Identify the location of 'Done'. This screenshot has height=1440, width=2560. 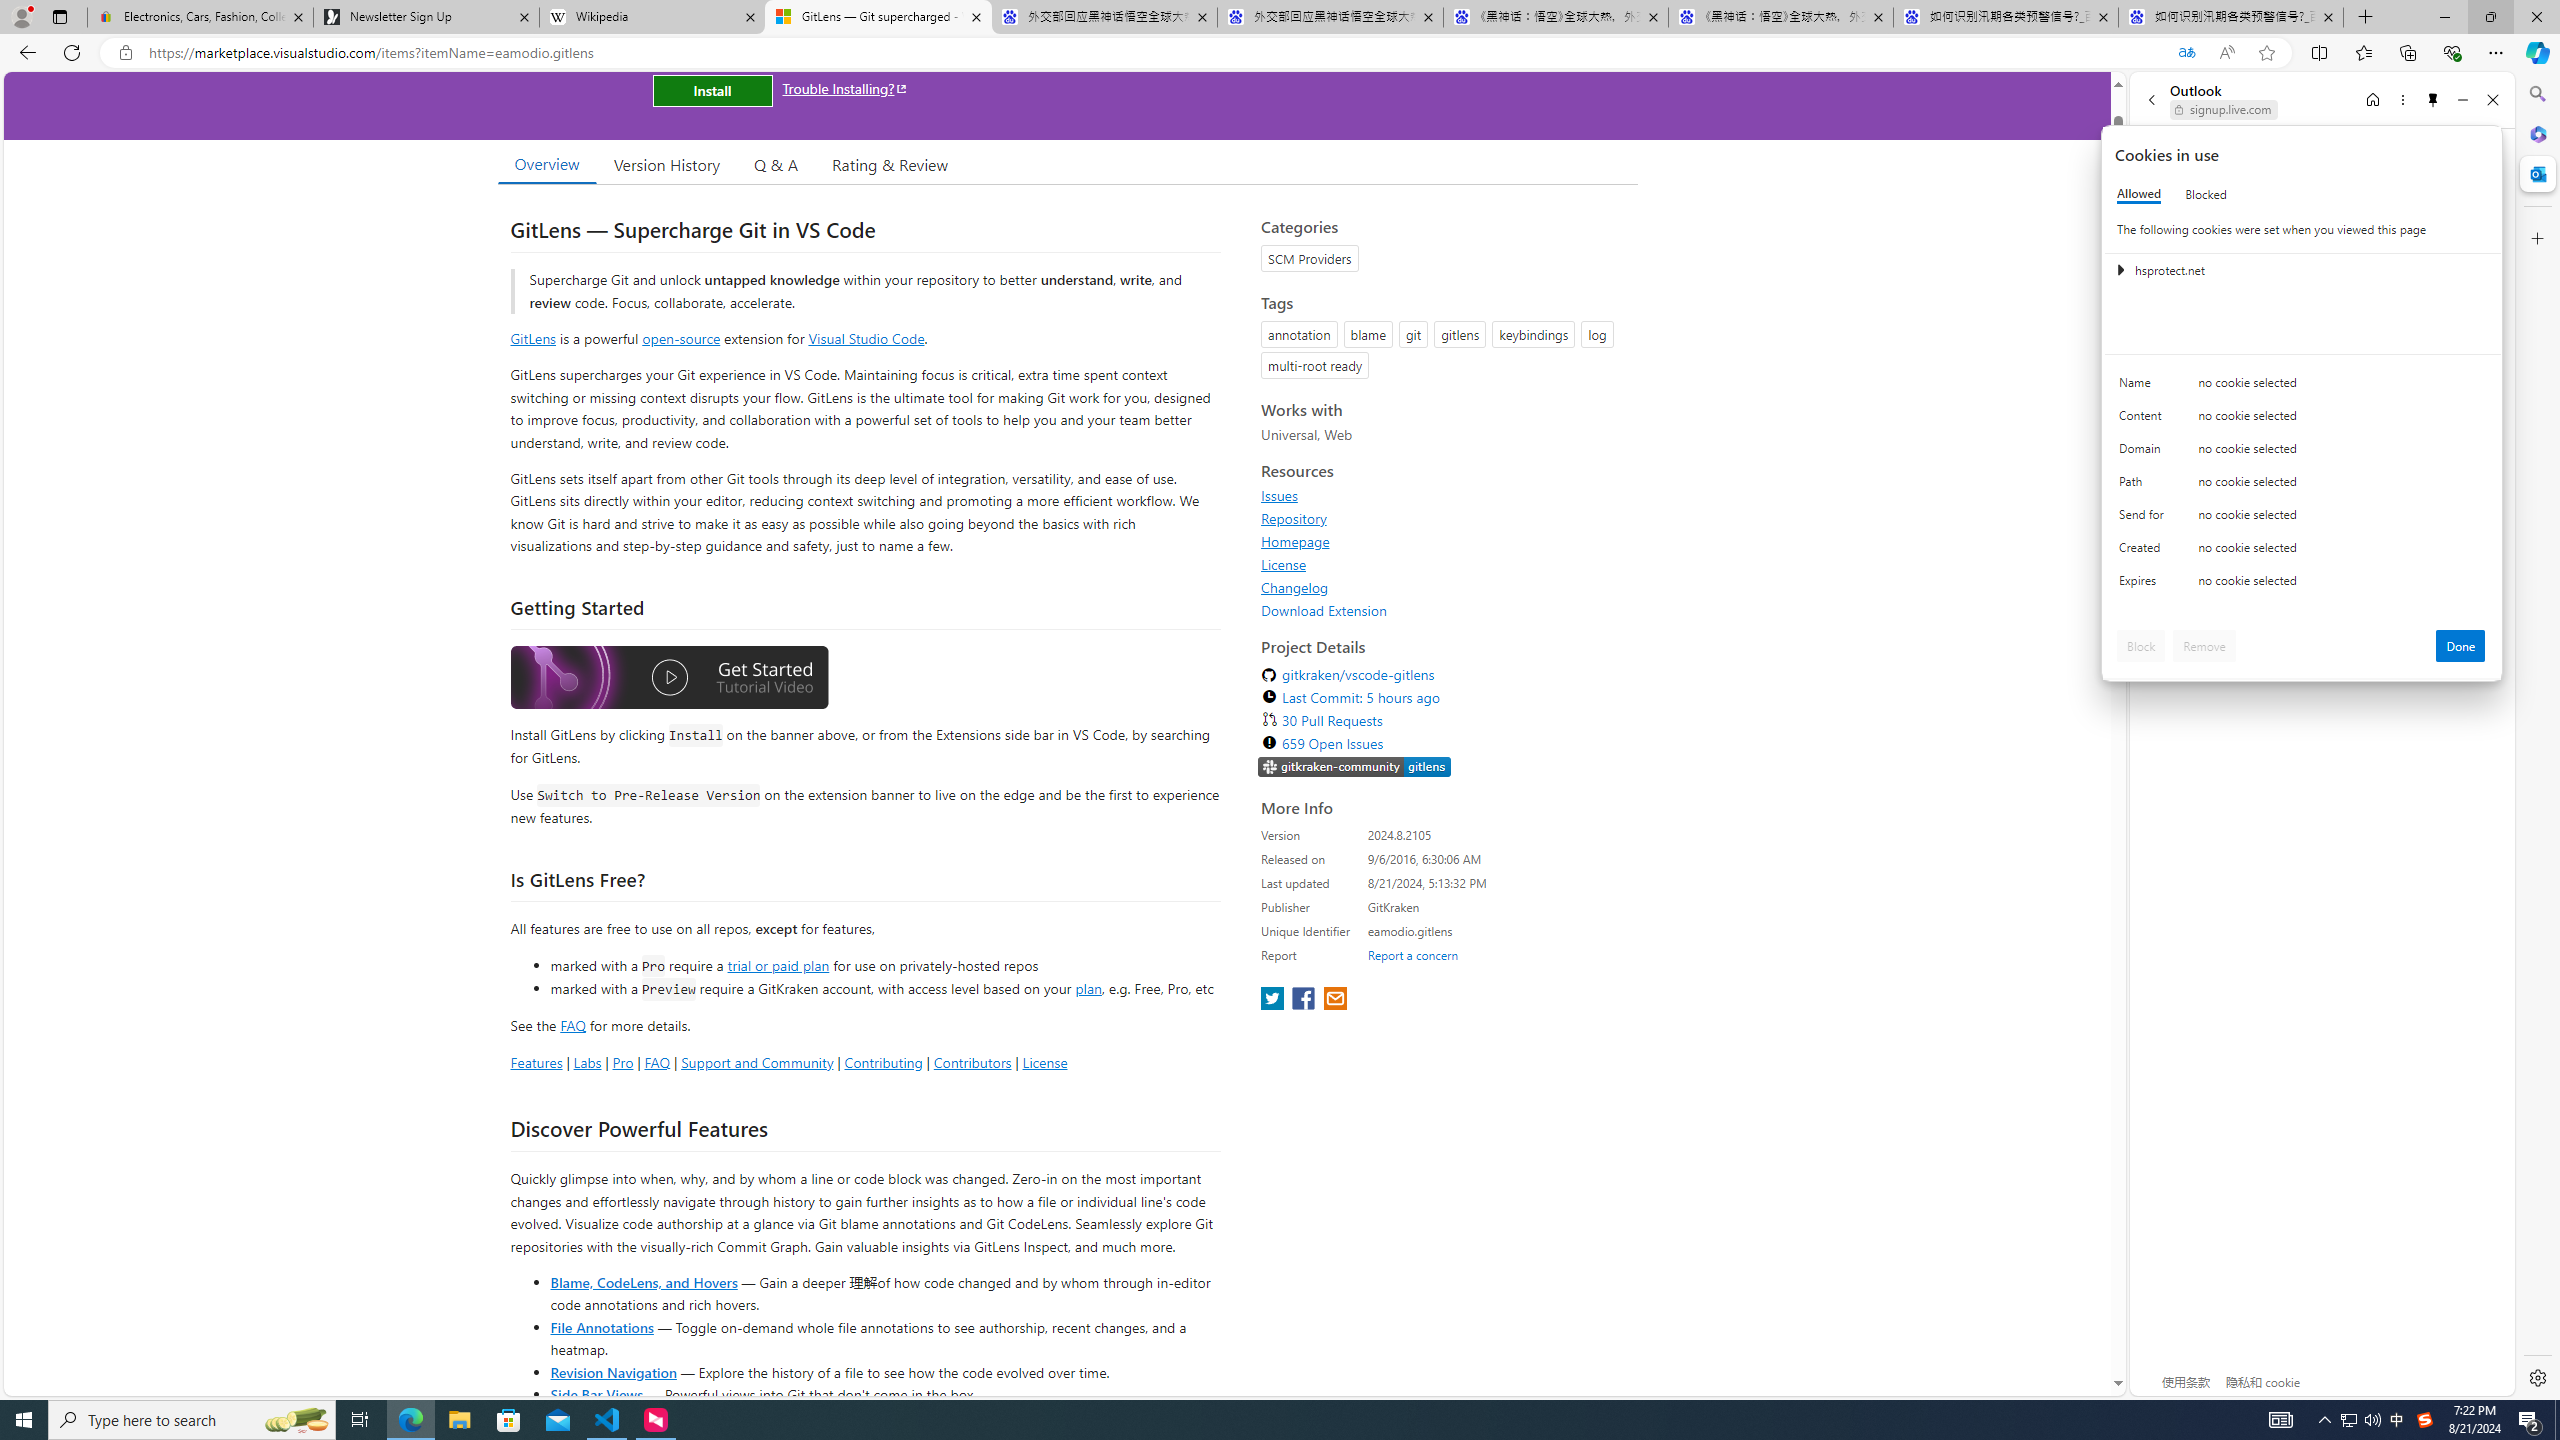
(2461, 646).